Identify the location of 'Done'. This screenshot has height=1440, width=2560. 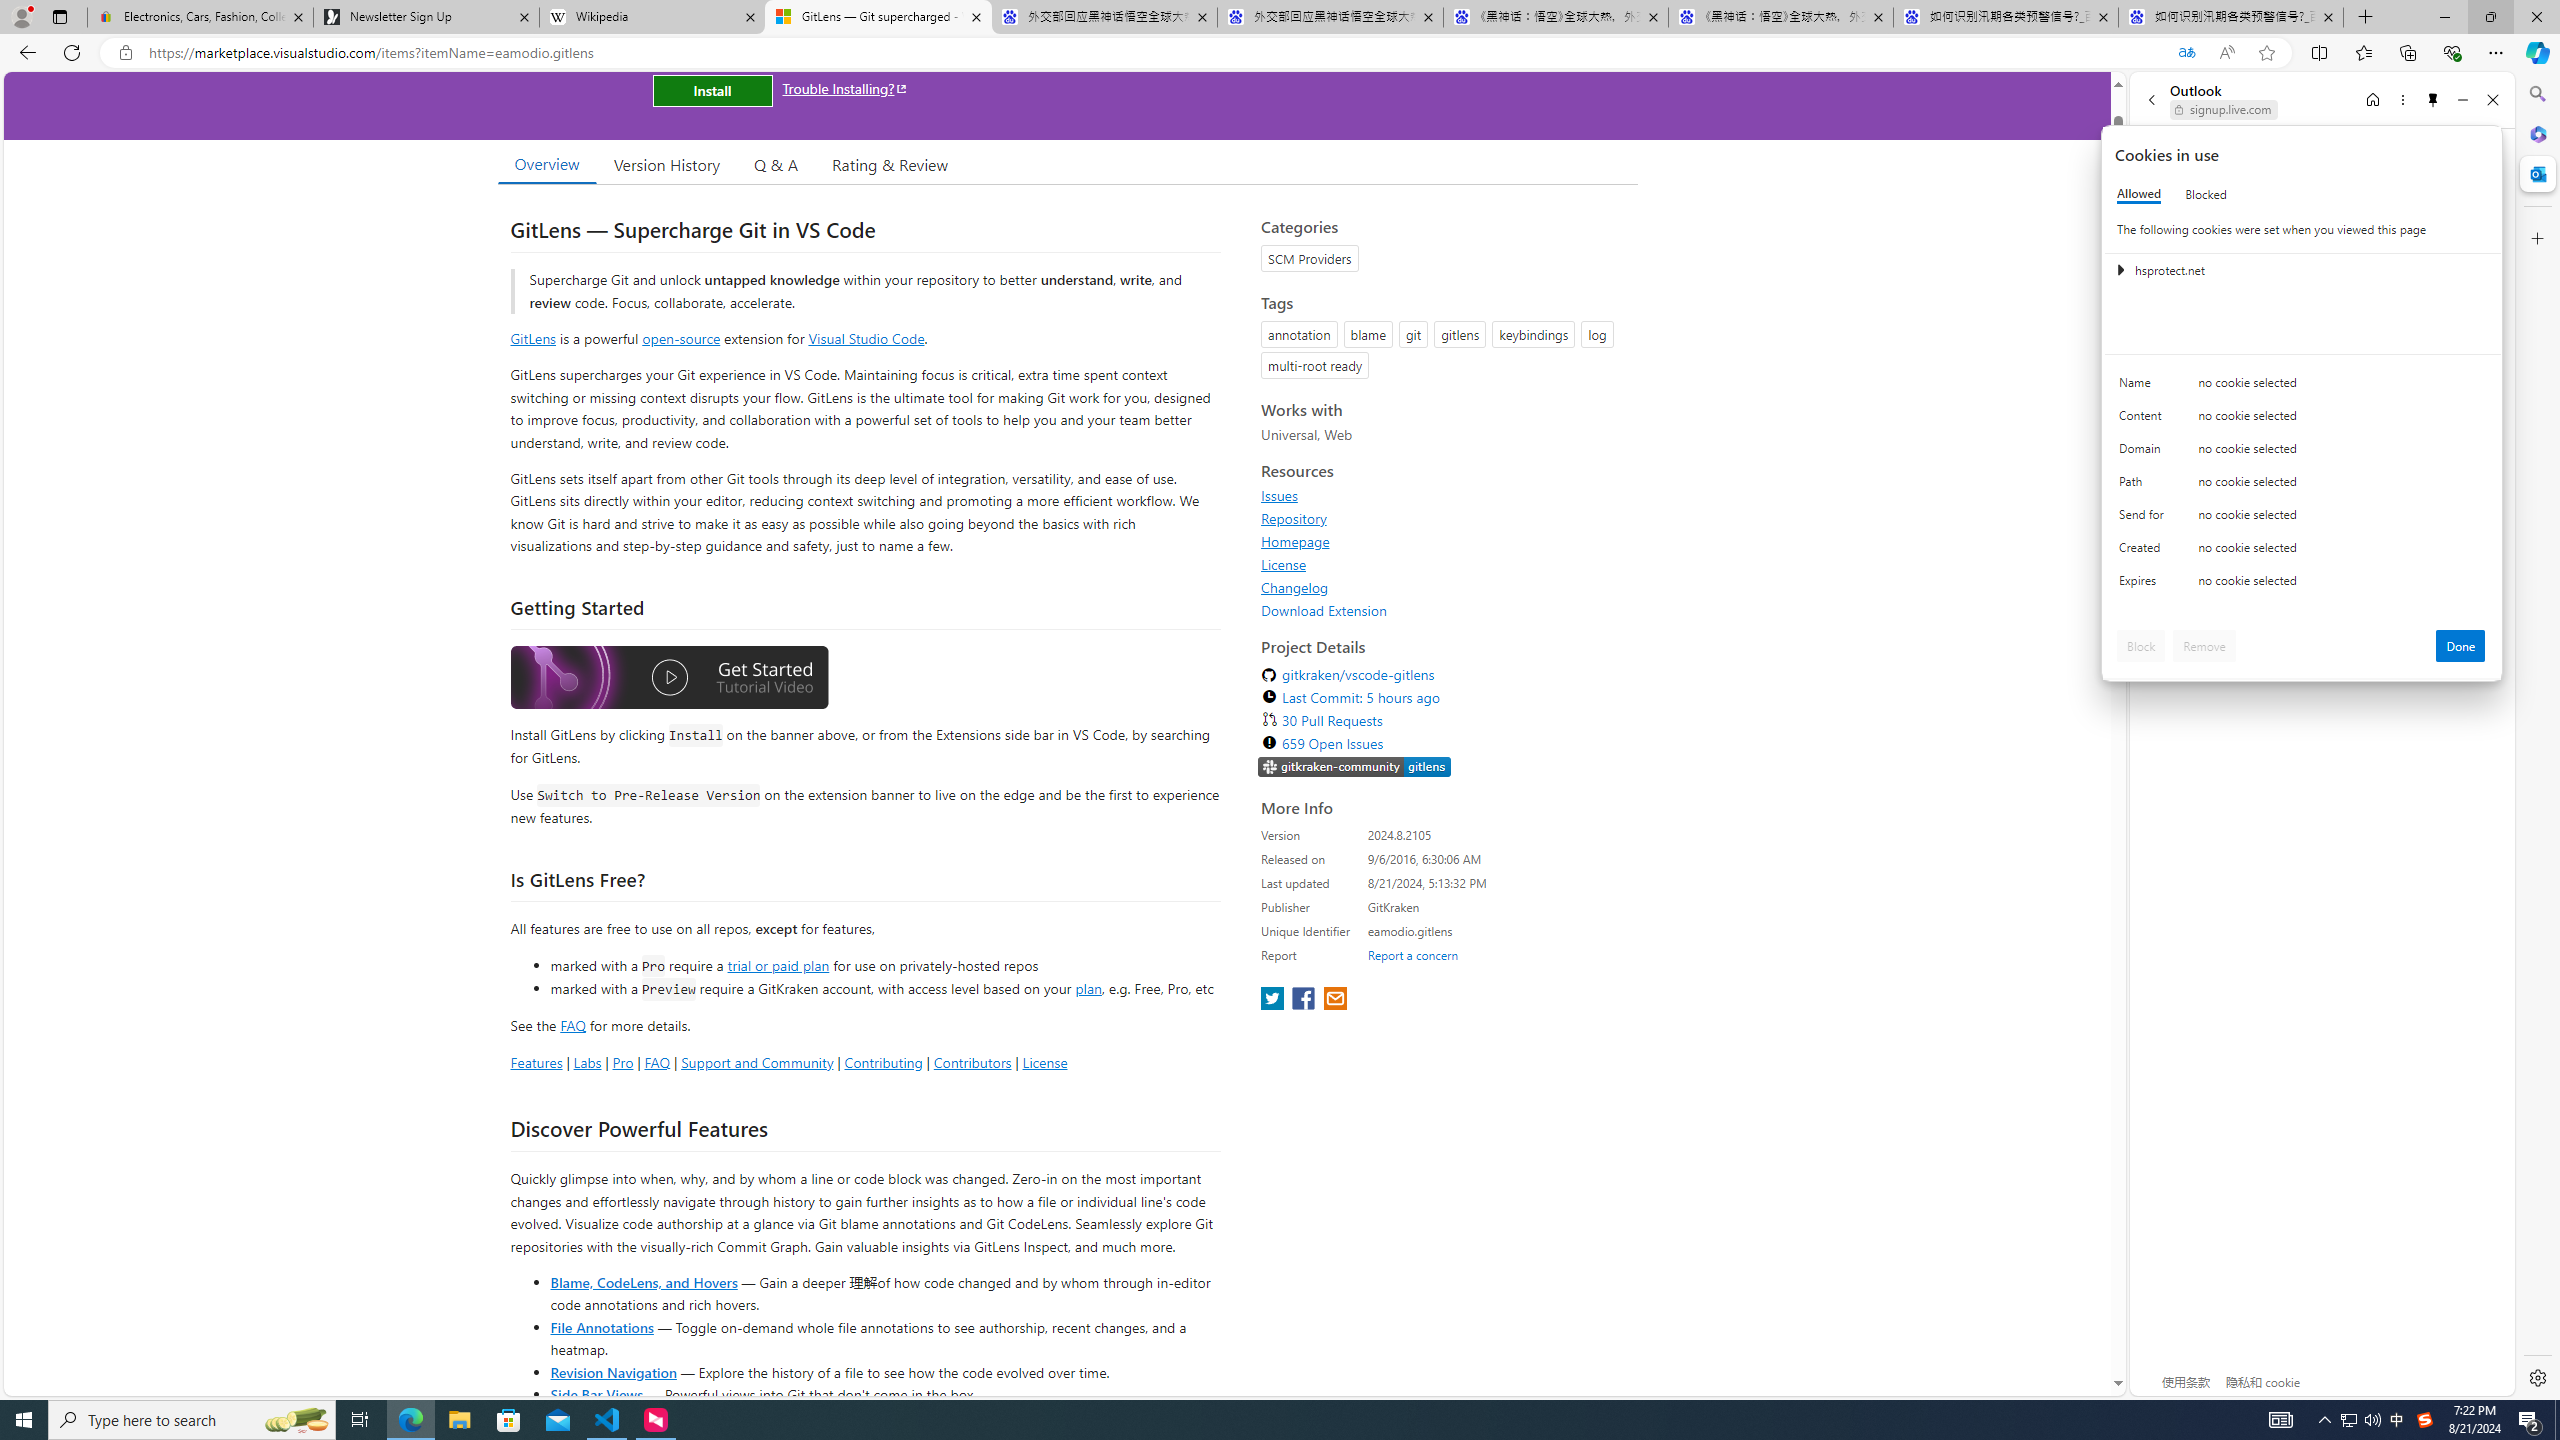
(2461, 646).